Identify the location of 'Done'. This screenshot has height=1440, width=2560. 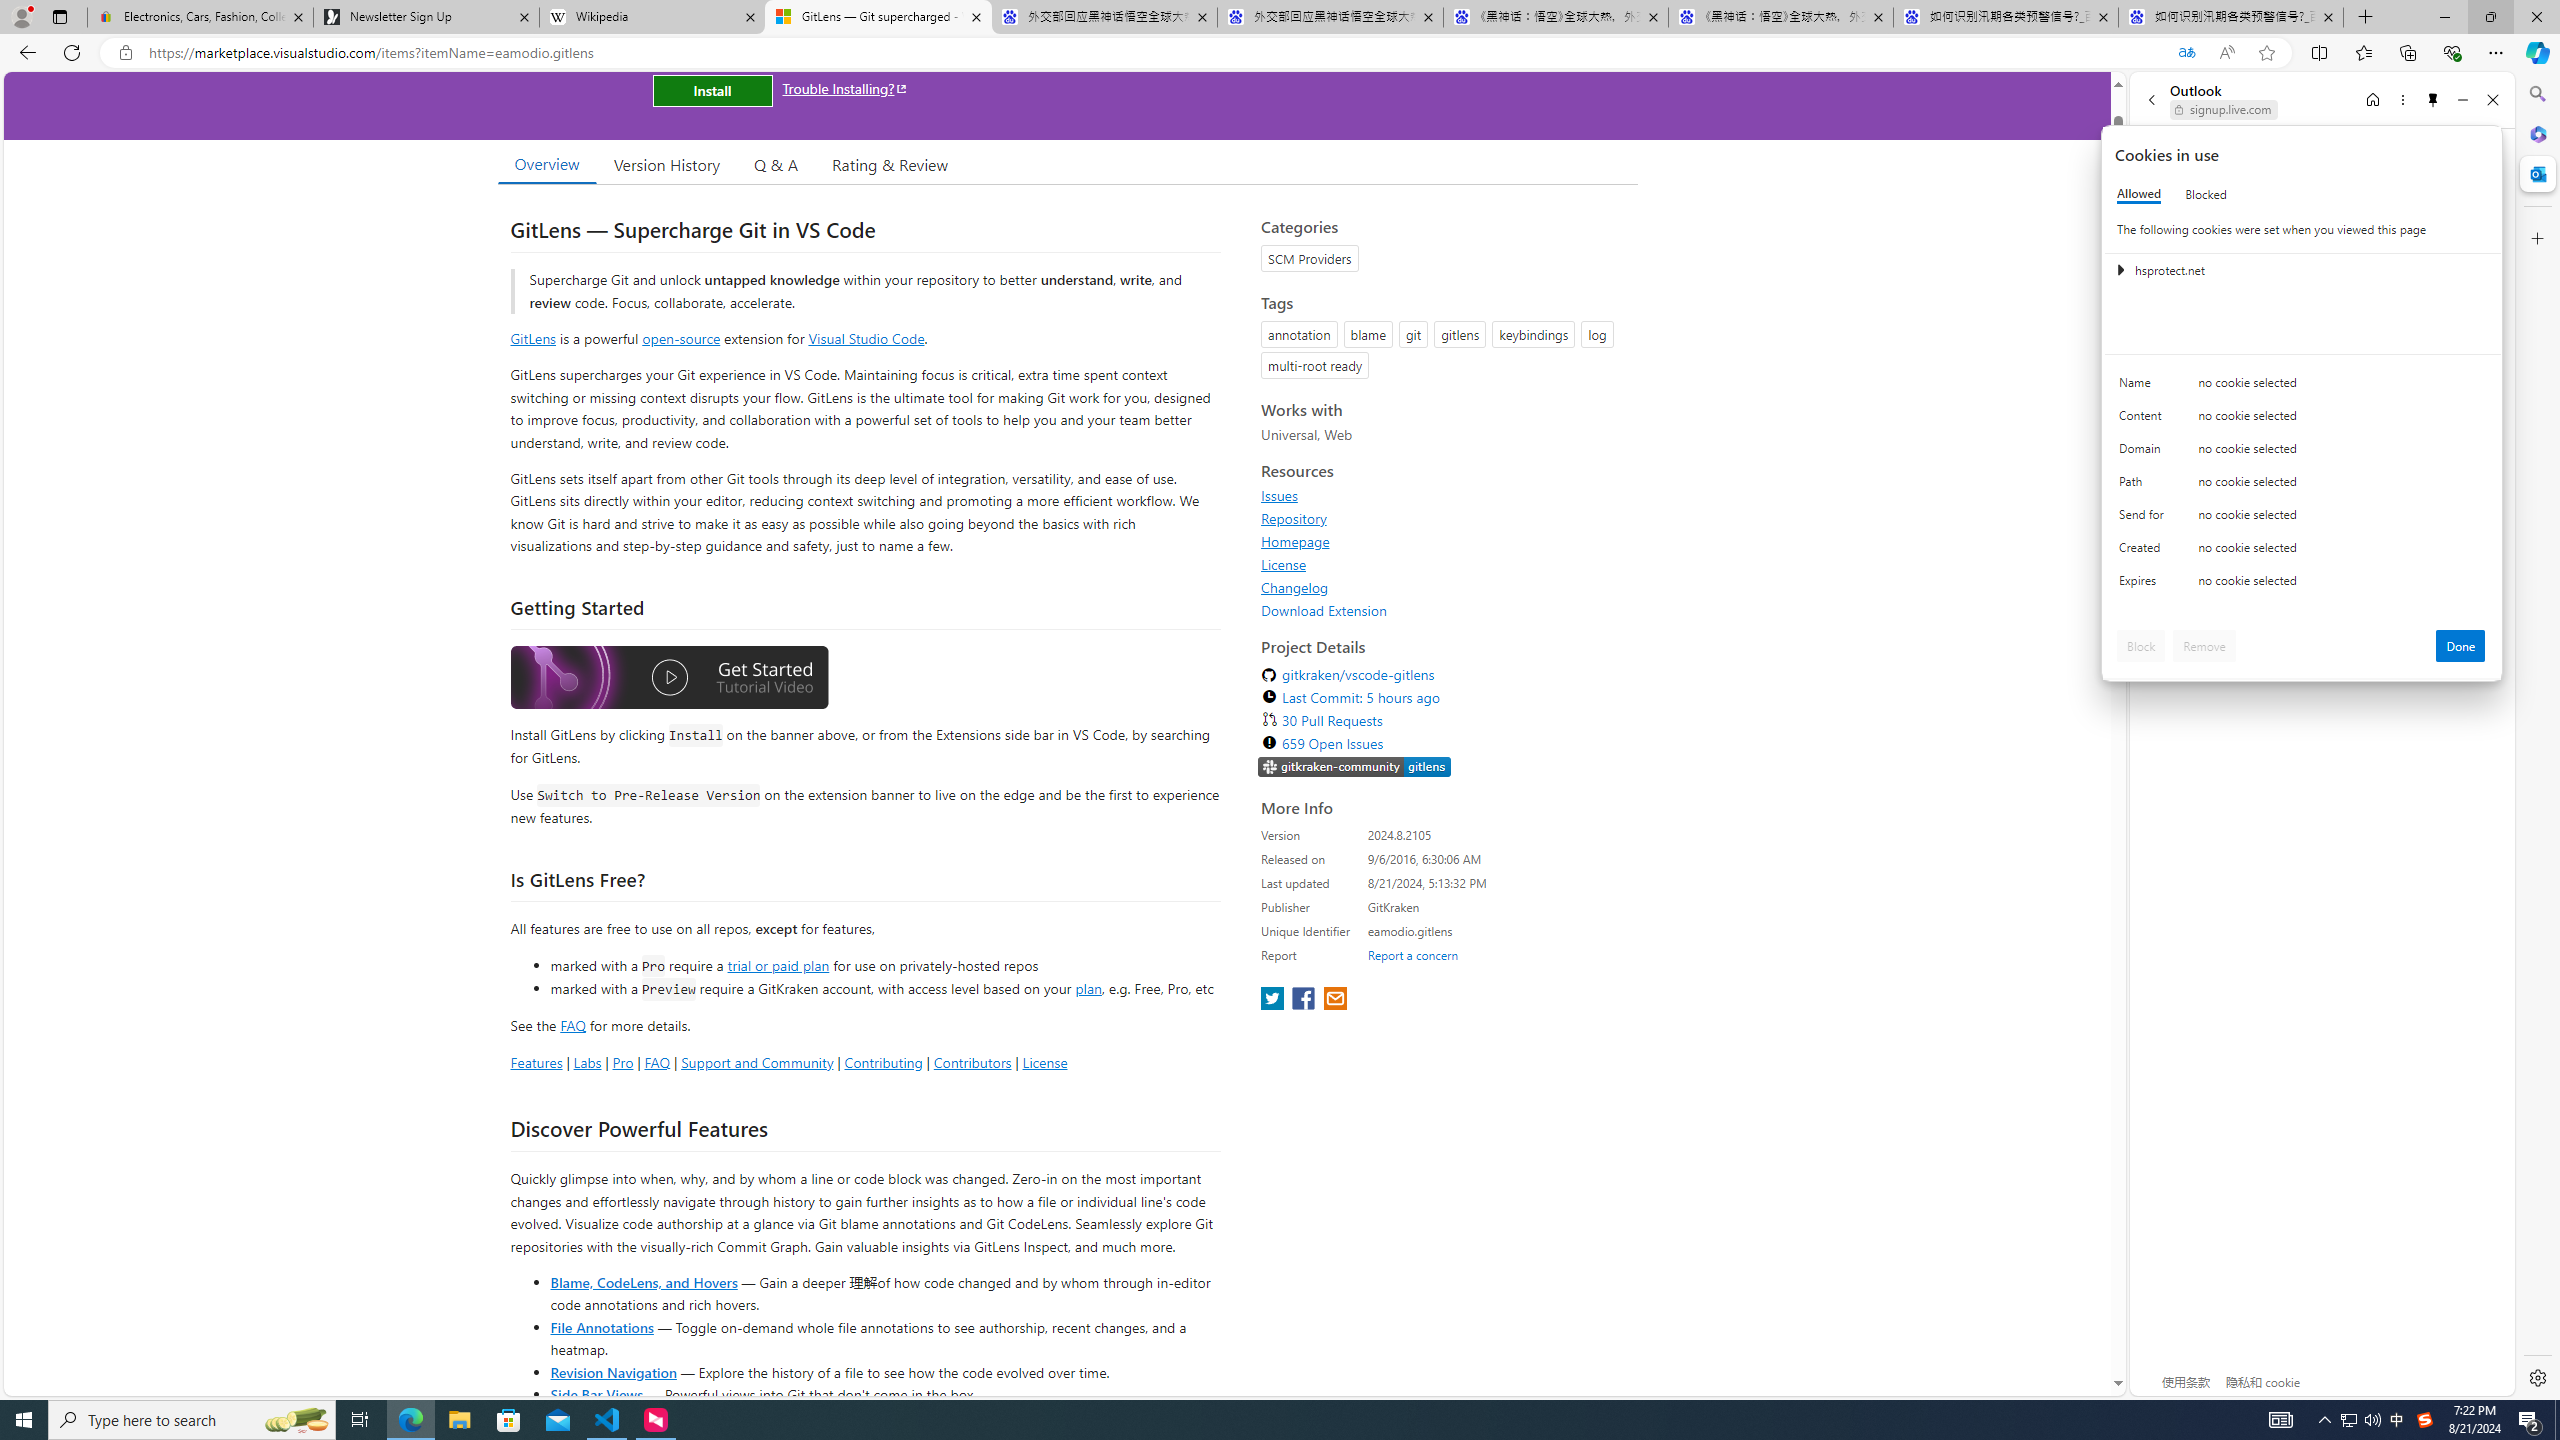
(2461, 646).